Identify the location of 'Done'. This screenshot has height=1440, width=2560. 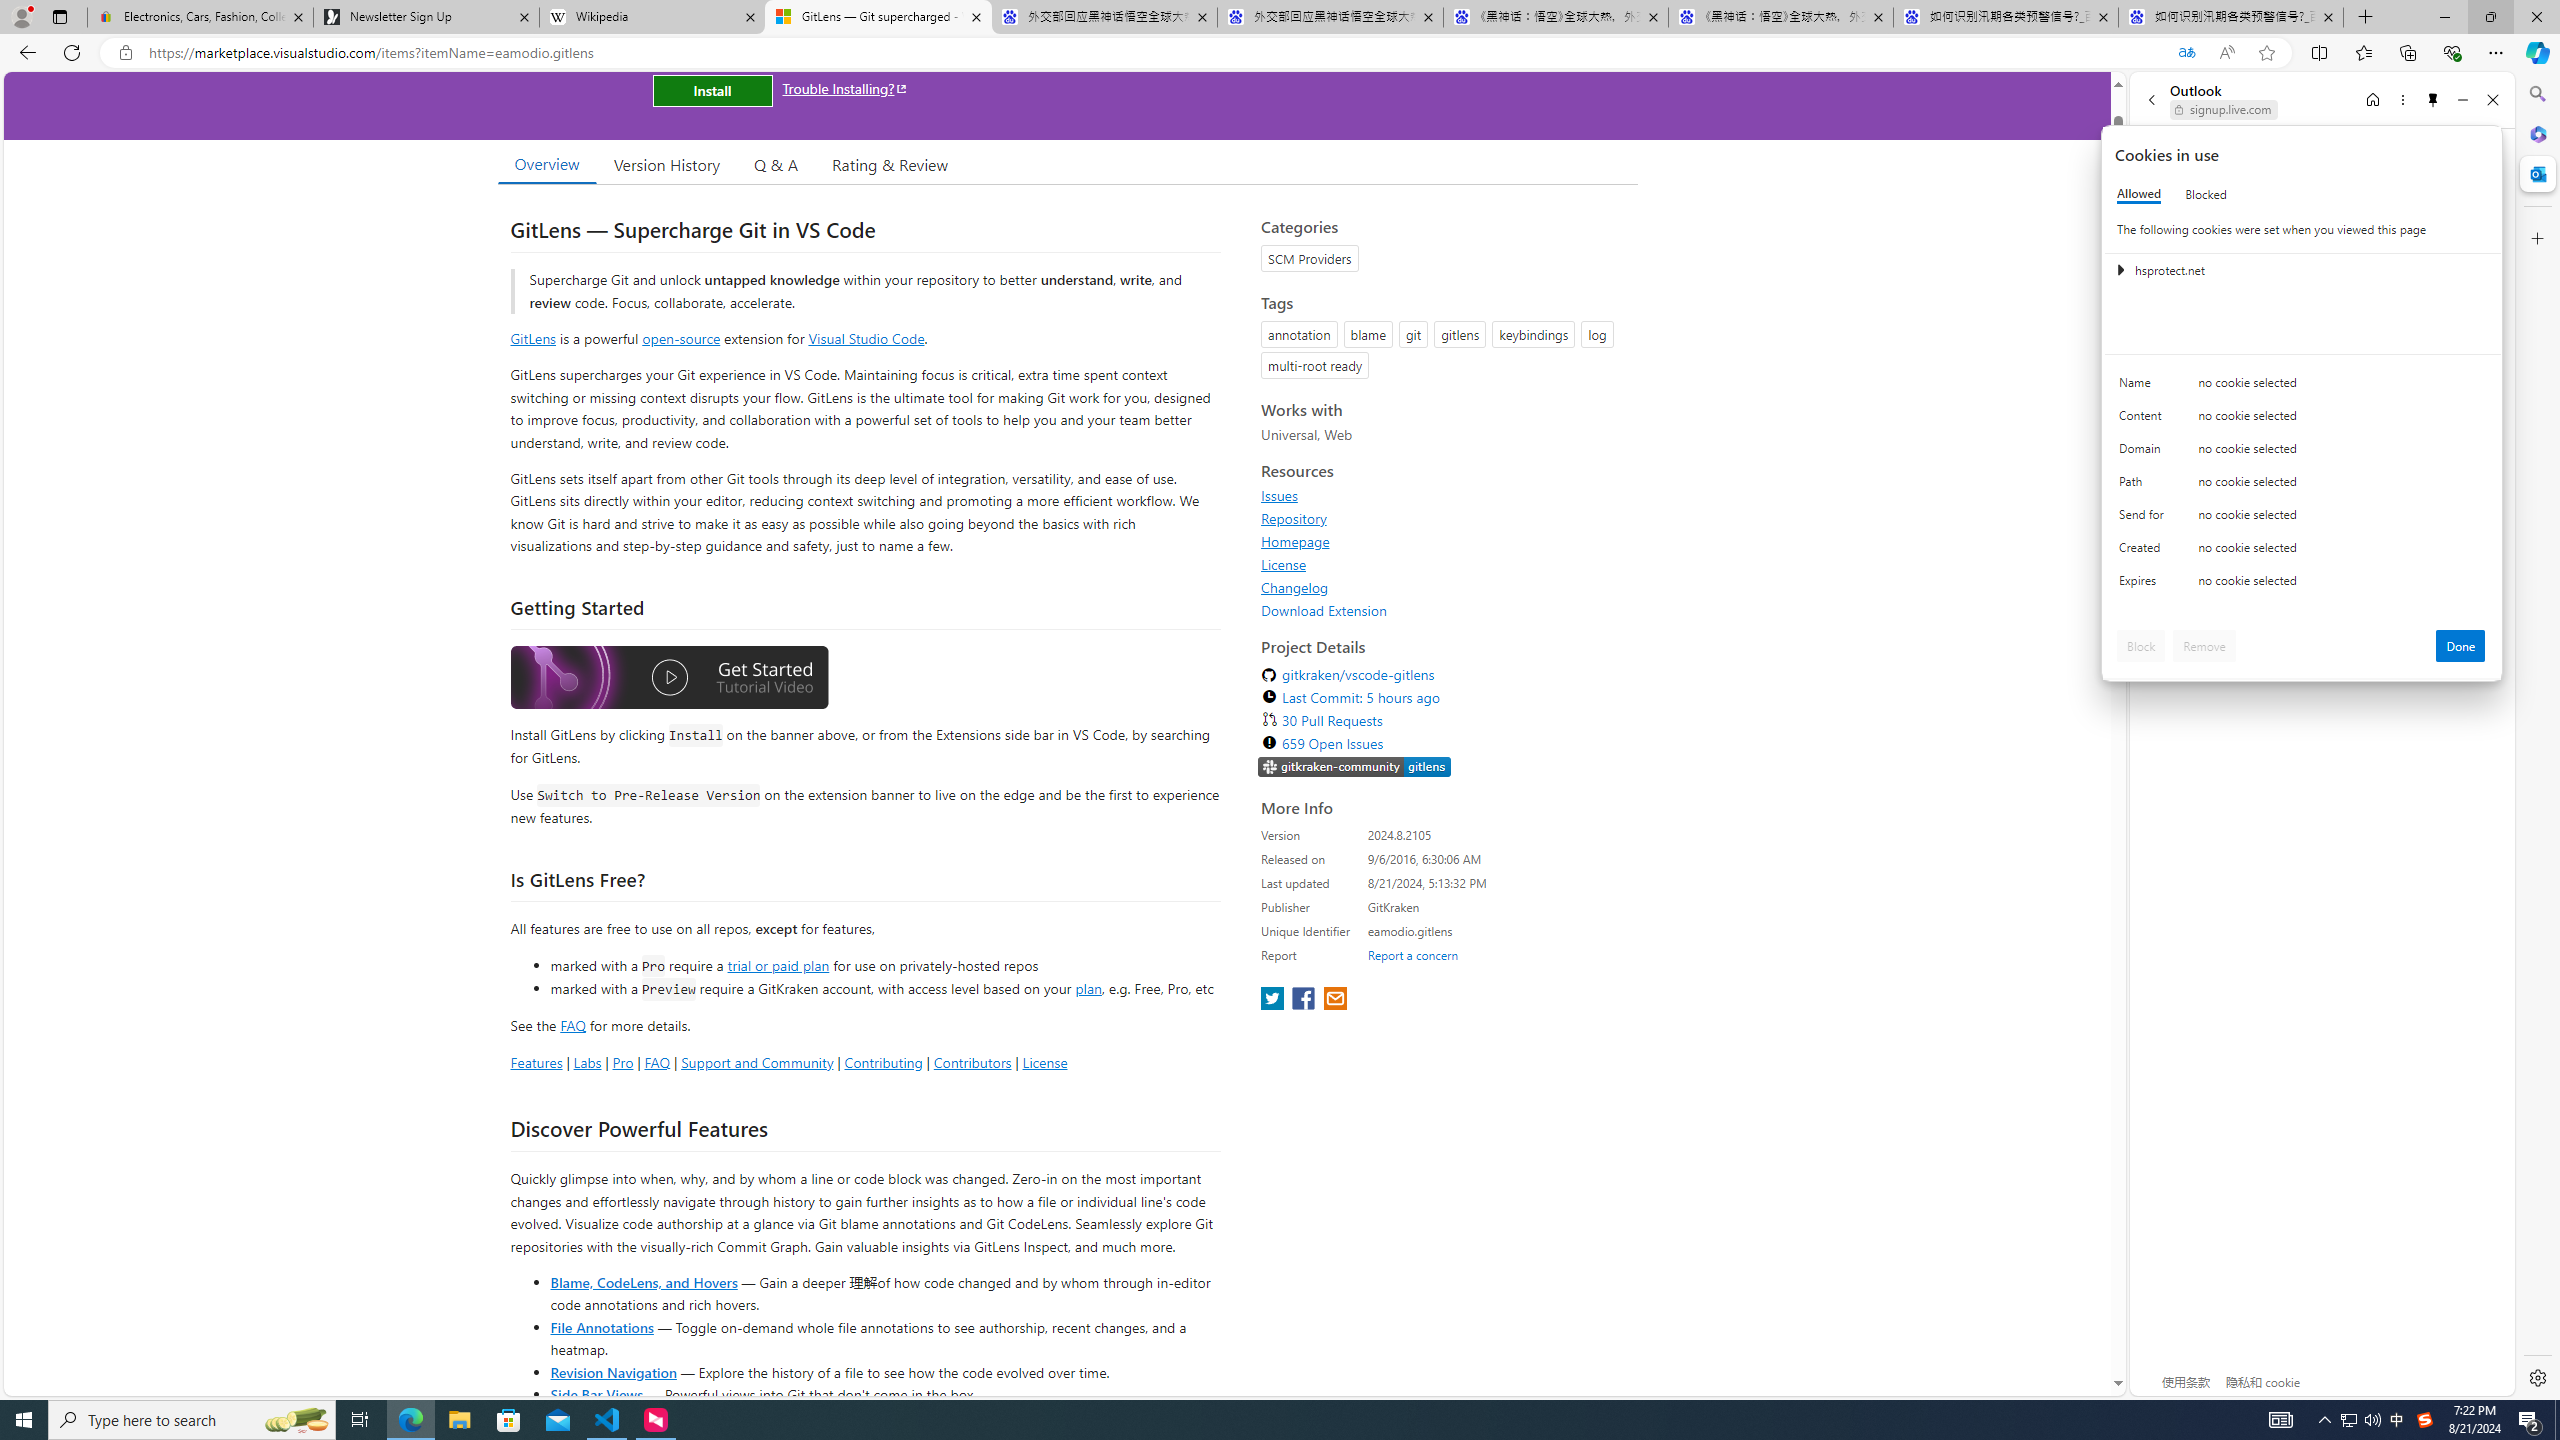
(2461, 646).